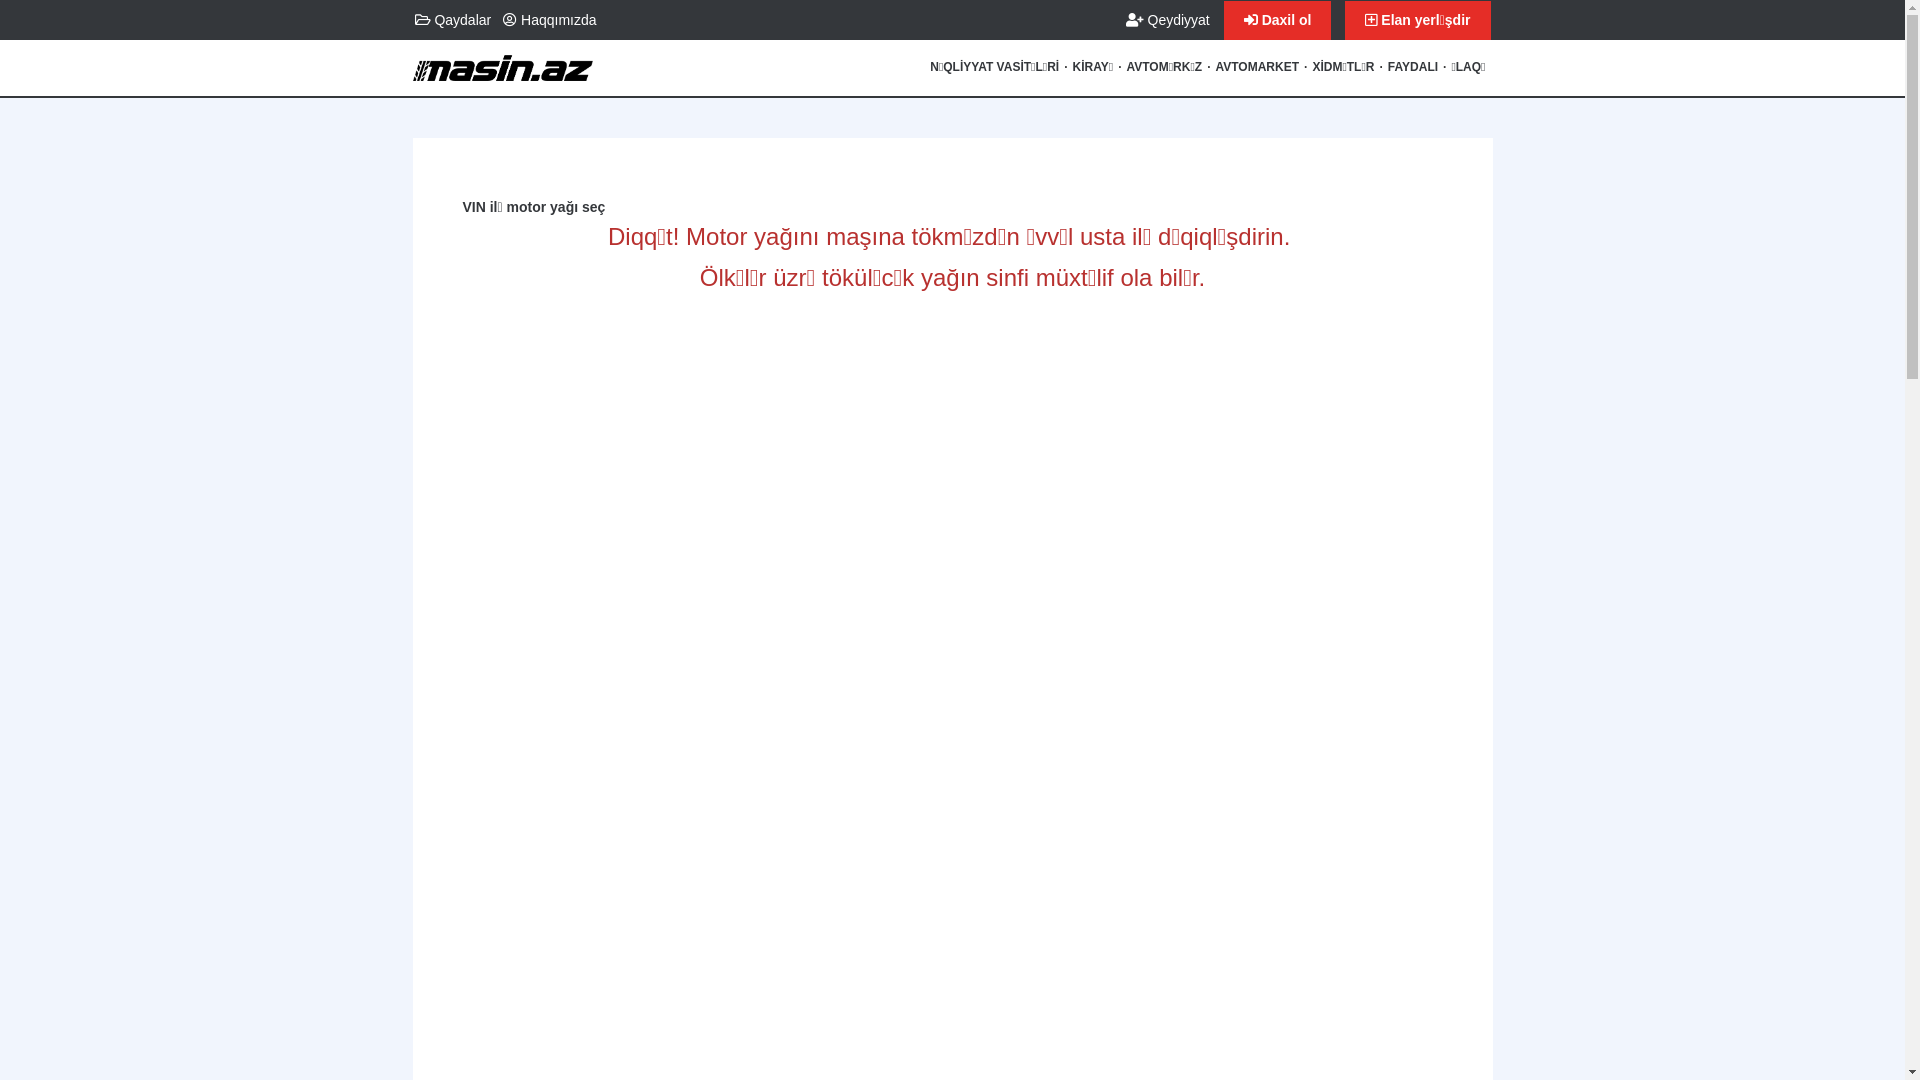  What do you see at coordinates (1411, 67) in the screenshot?
I see `'FAYDALI'` at bounding box center [1411, 67].